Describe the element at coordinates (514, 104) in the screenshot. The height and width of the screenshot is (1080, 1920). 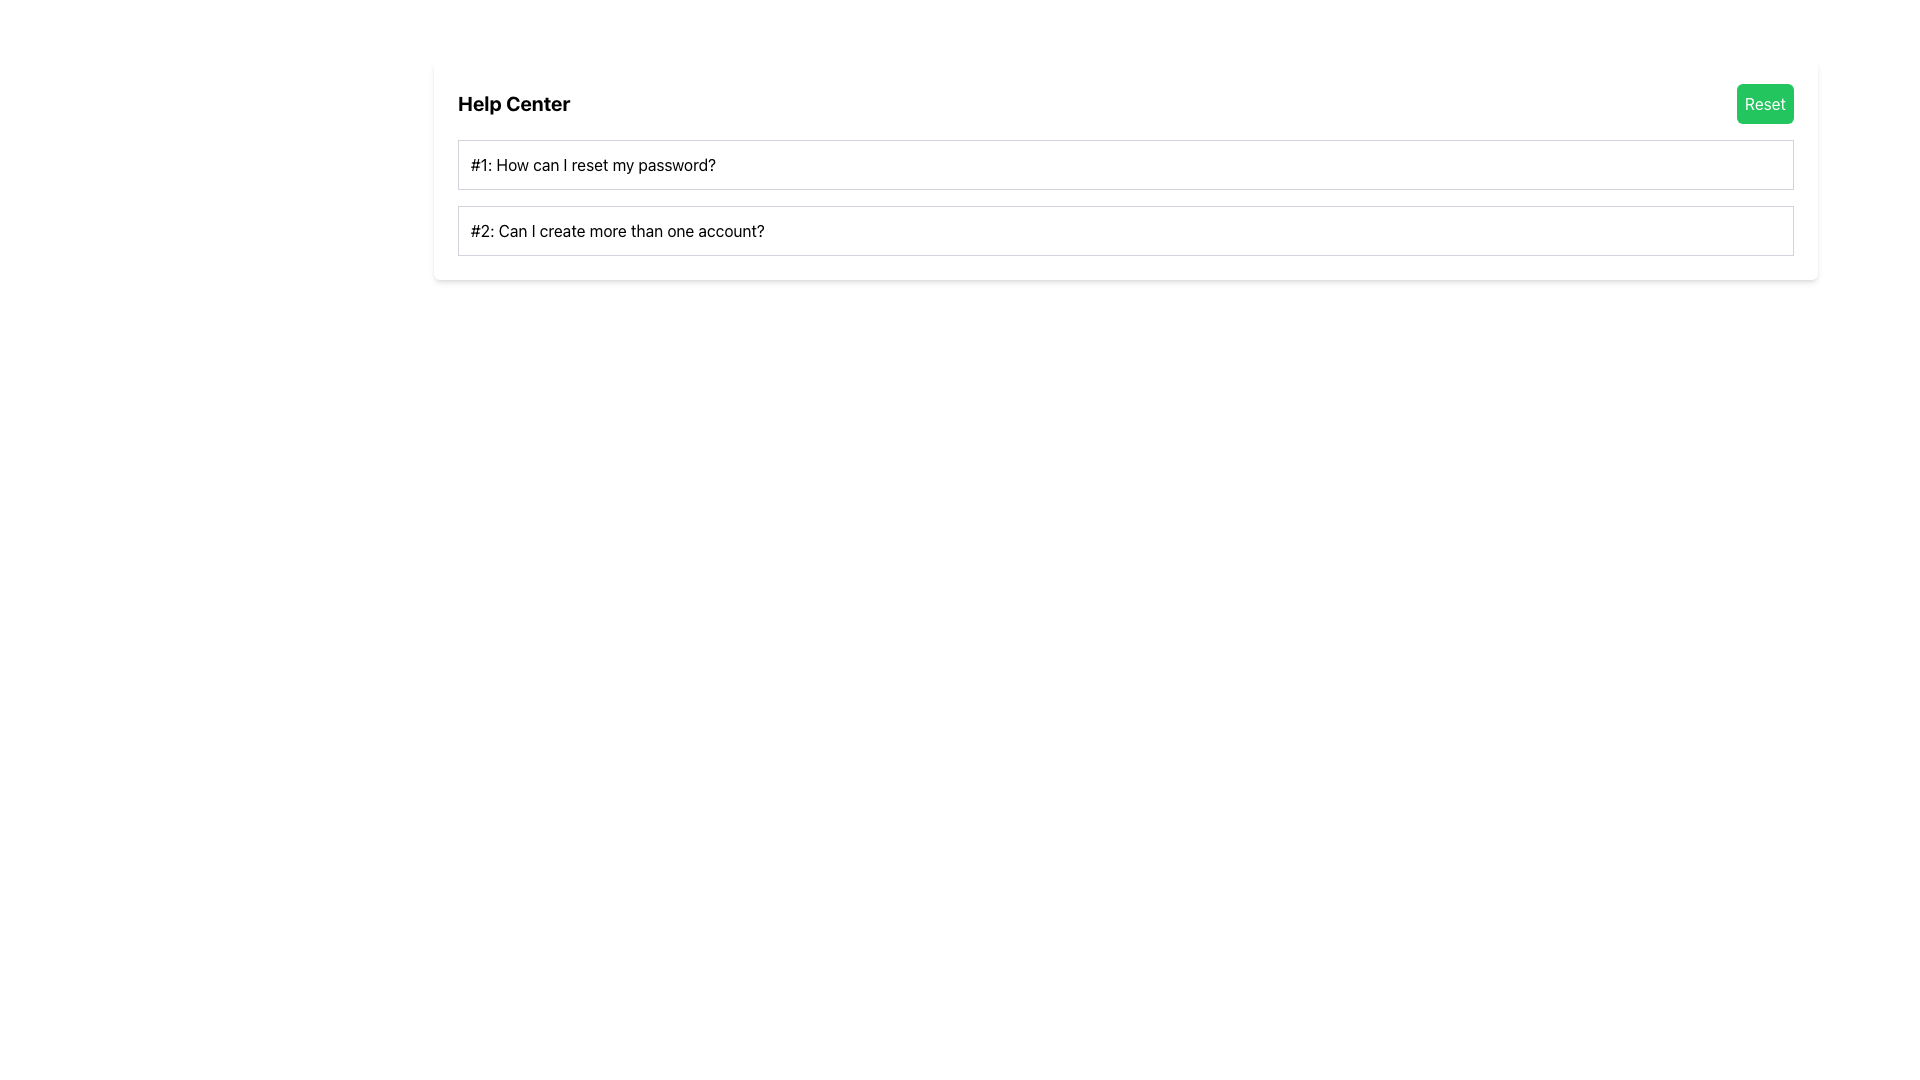
I see `the 'Help Center' text label, which is prominently displayed in bold and extra-large font at the upper left of the interface` at that location.